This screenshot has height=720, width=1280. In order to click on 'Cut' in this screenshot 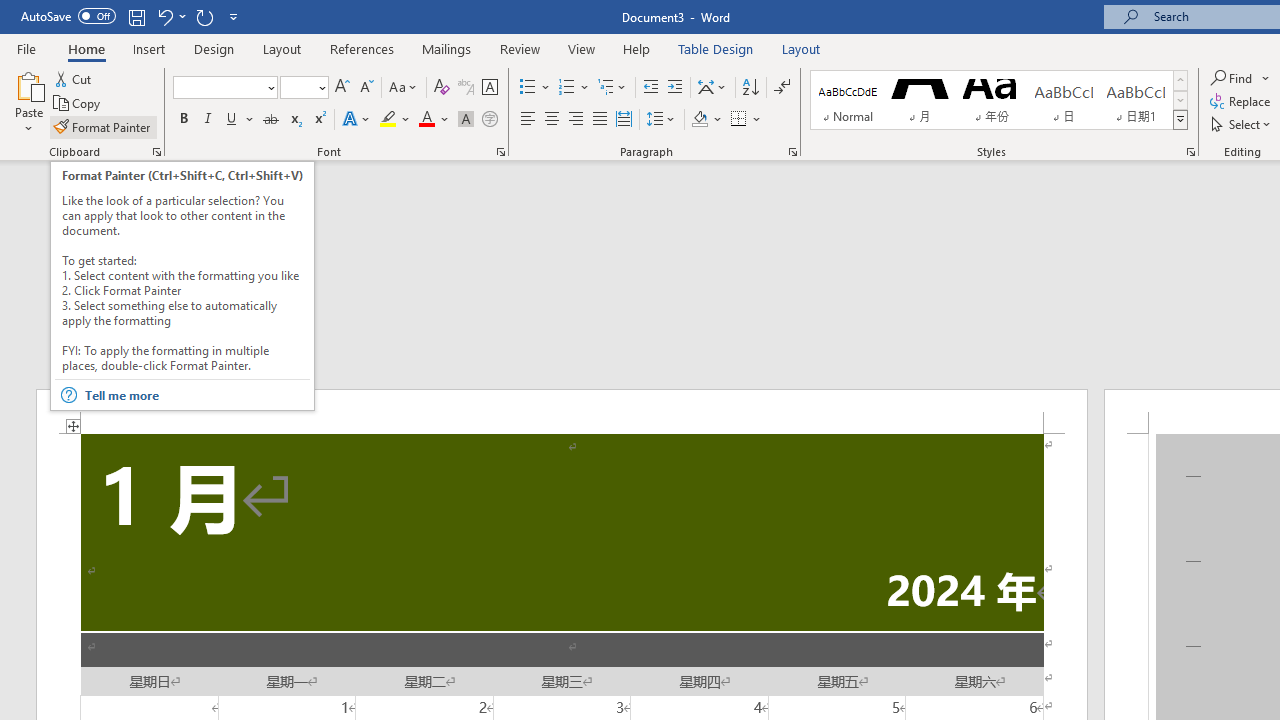, I will do `click(74, 78)`.